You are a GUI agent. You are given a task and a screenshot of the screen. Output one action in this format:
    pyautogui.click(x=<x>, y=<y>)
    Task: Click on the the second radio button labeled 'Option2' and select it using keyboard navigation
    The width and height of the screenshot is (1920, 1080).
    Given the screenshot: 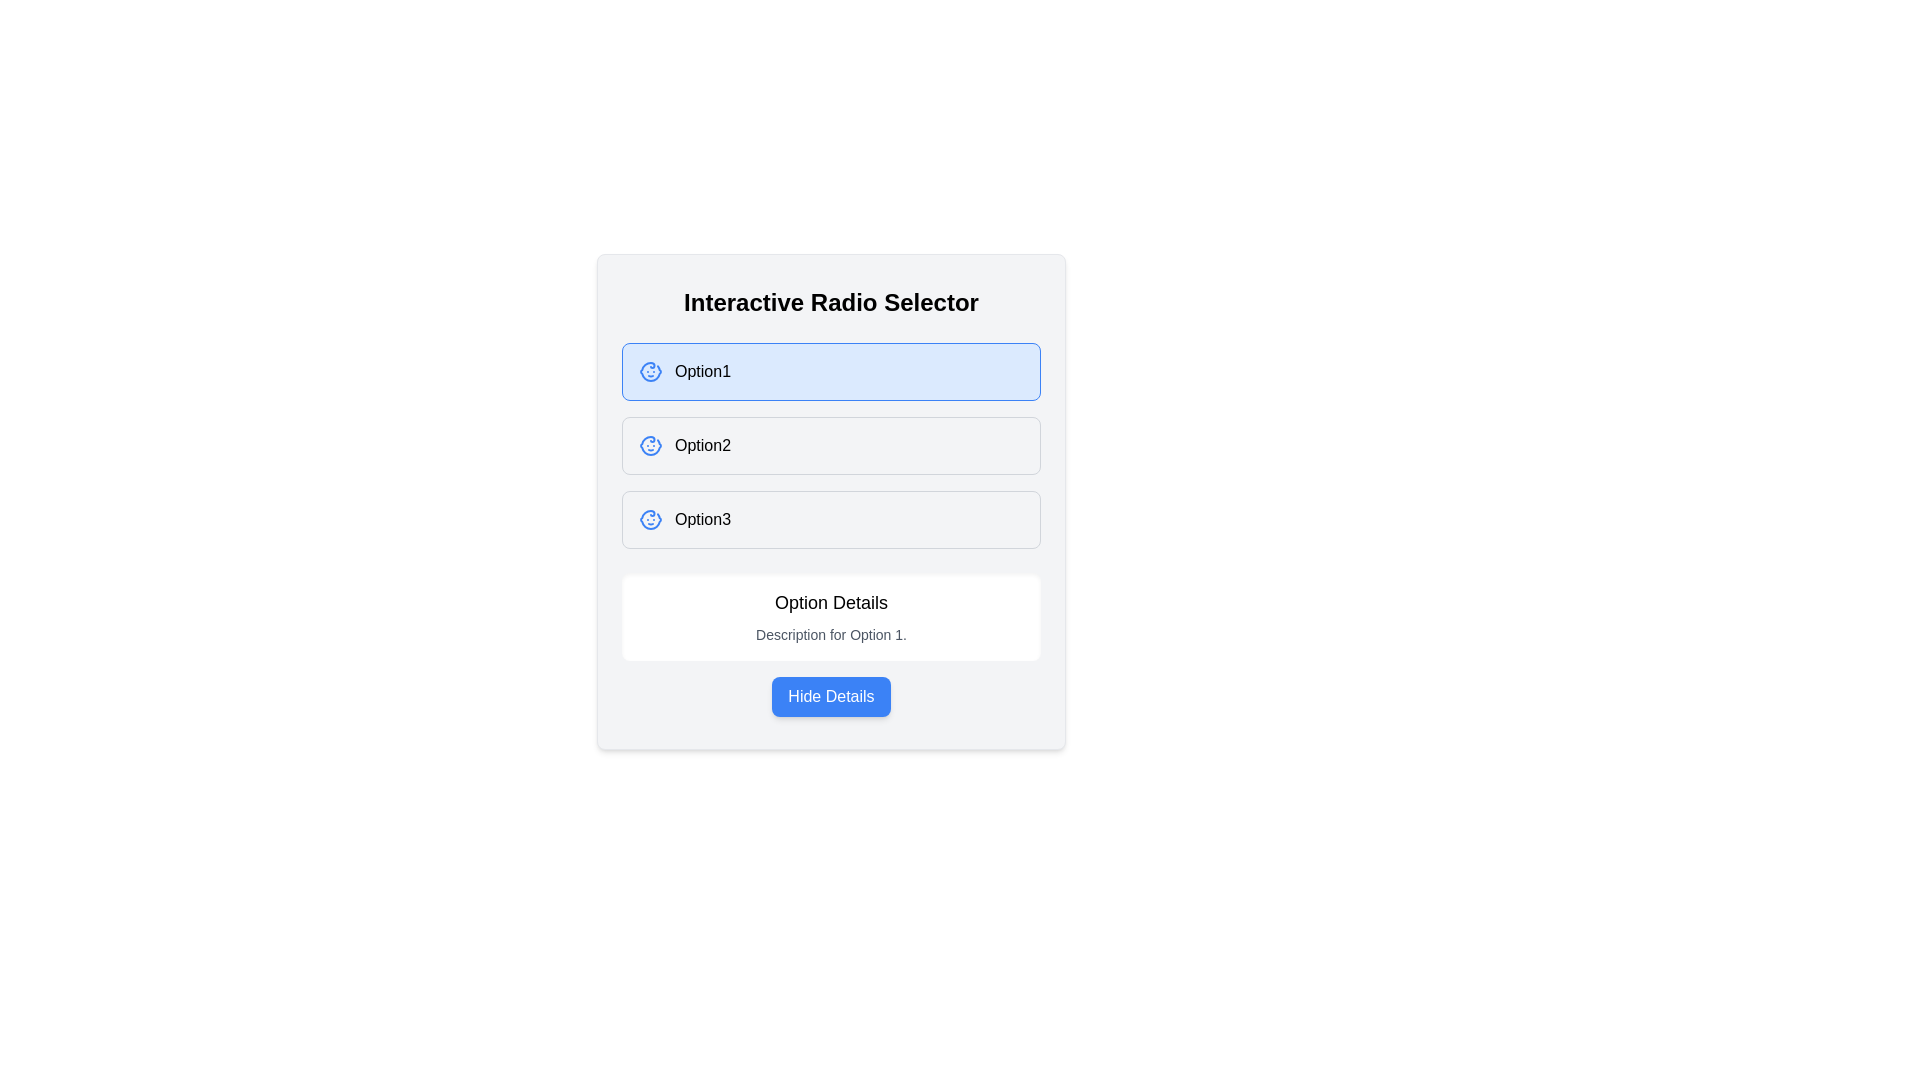 What is the action you would take?
    pyautogui.click(x=831, y=445)
    